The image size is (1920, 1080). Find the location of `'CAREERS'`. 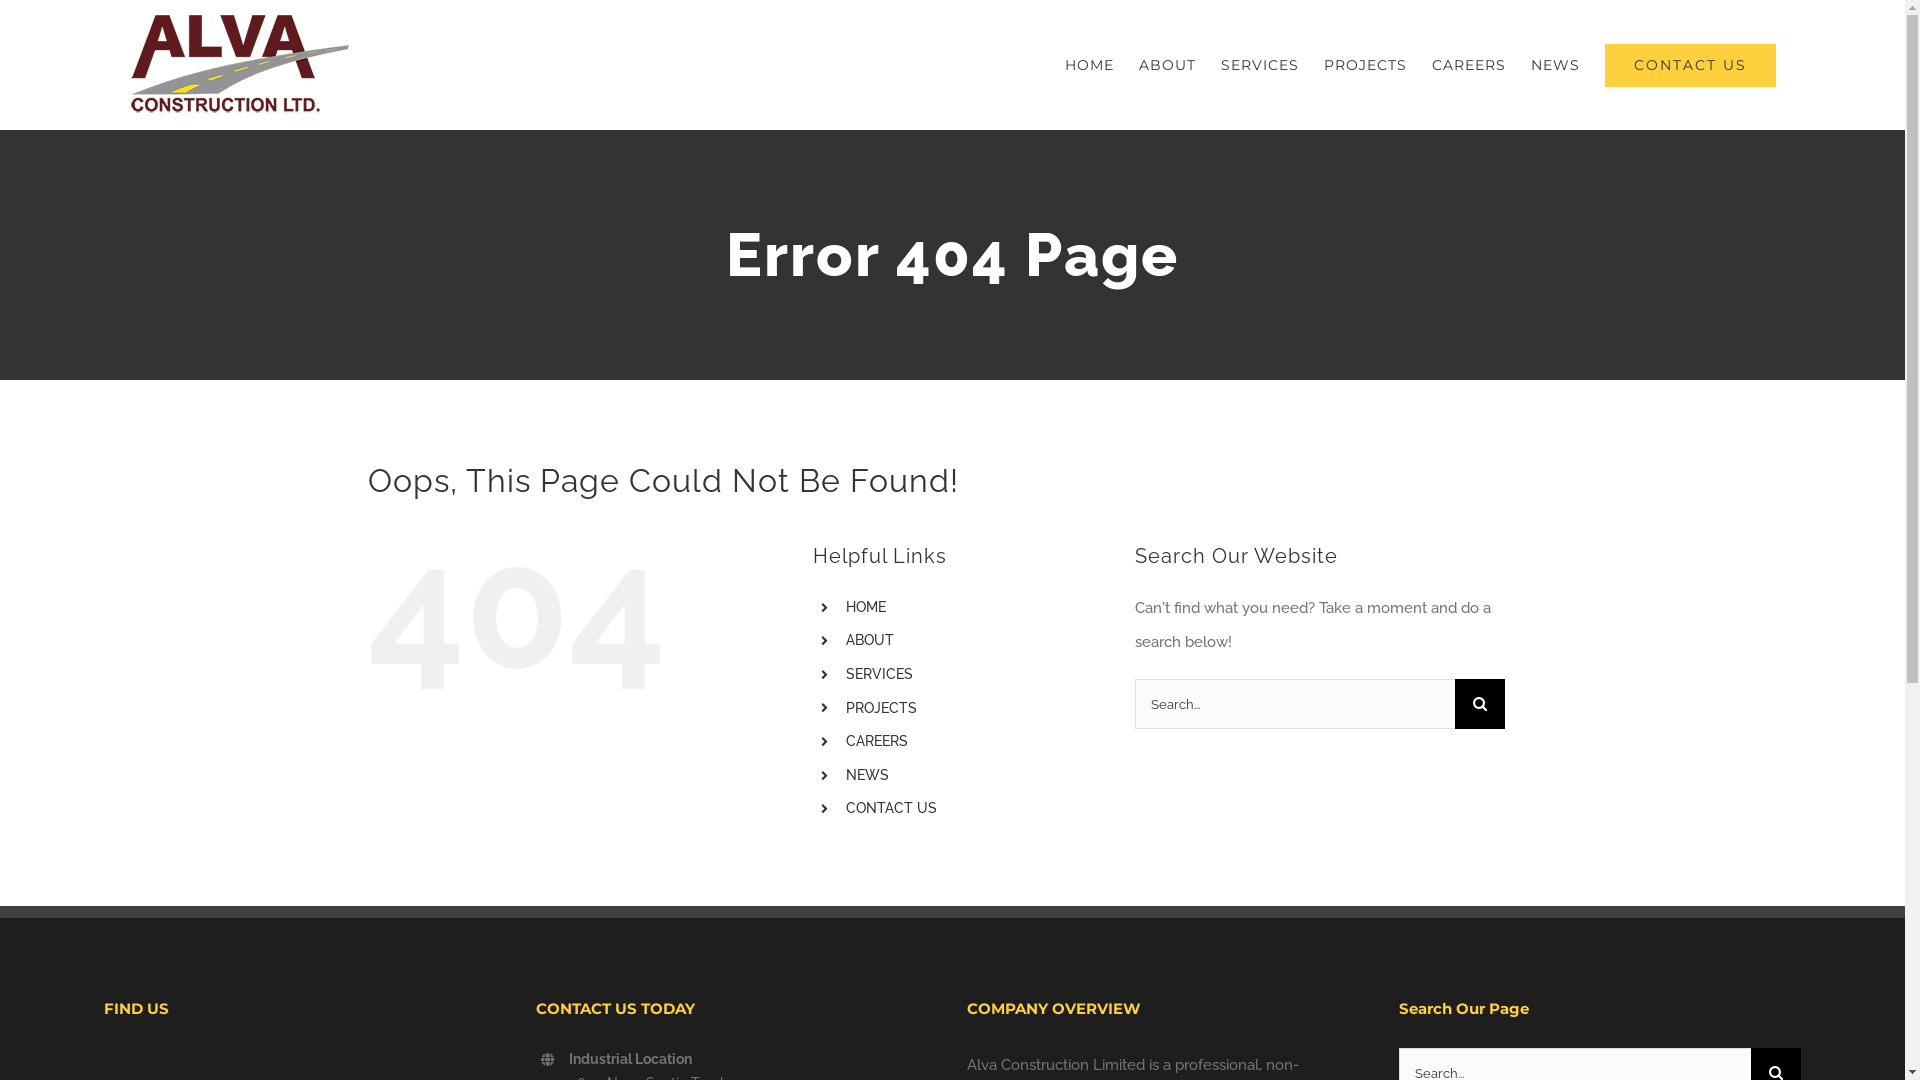

'CAREERS' is located at coordinates (877, 740).